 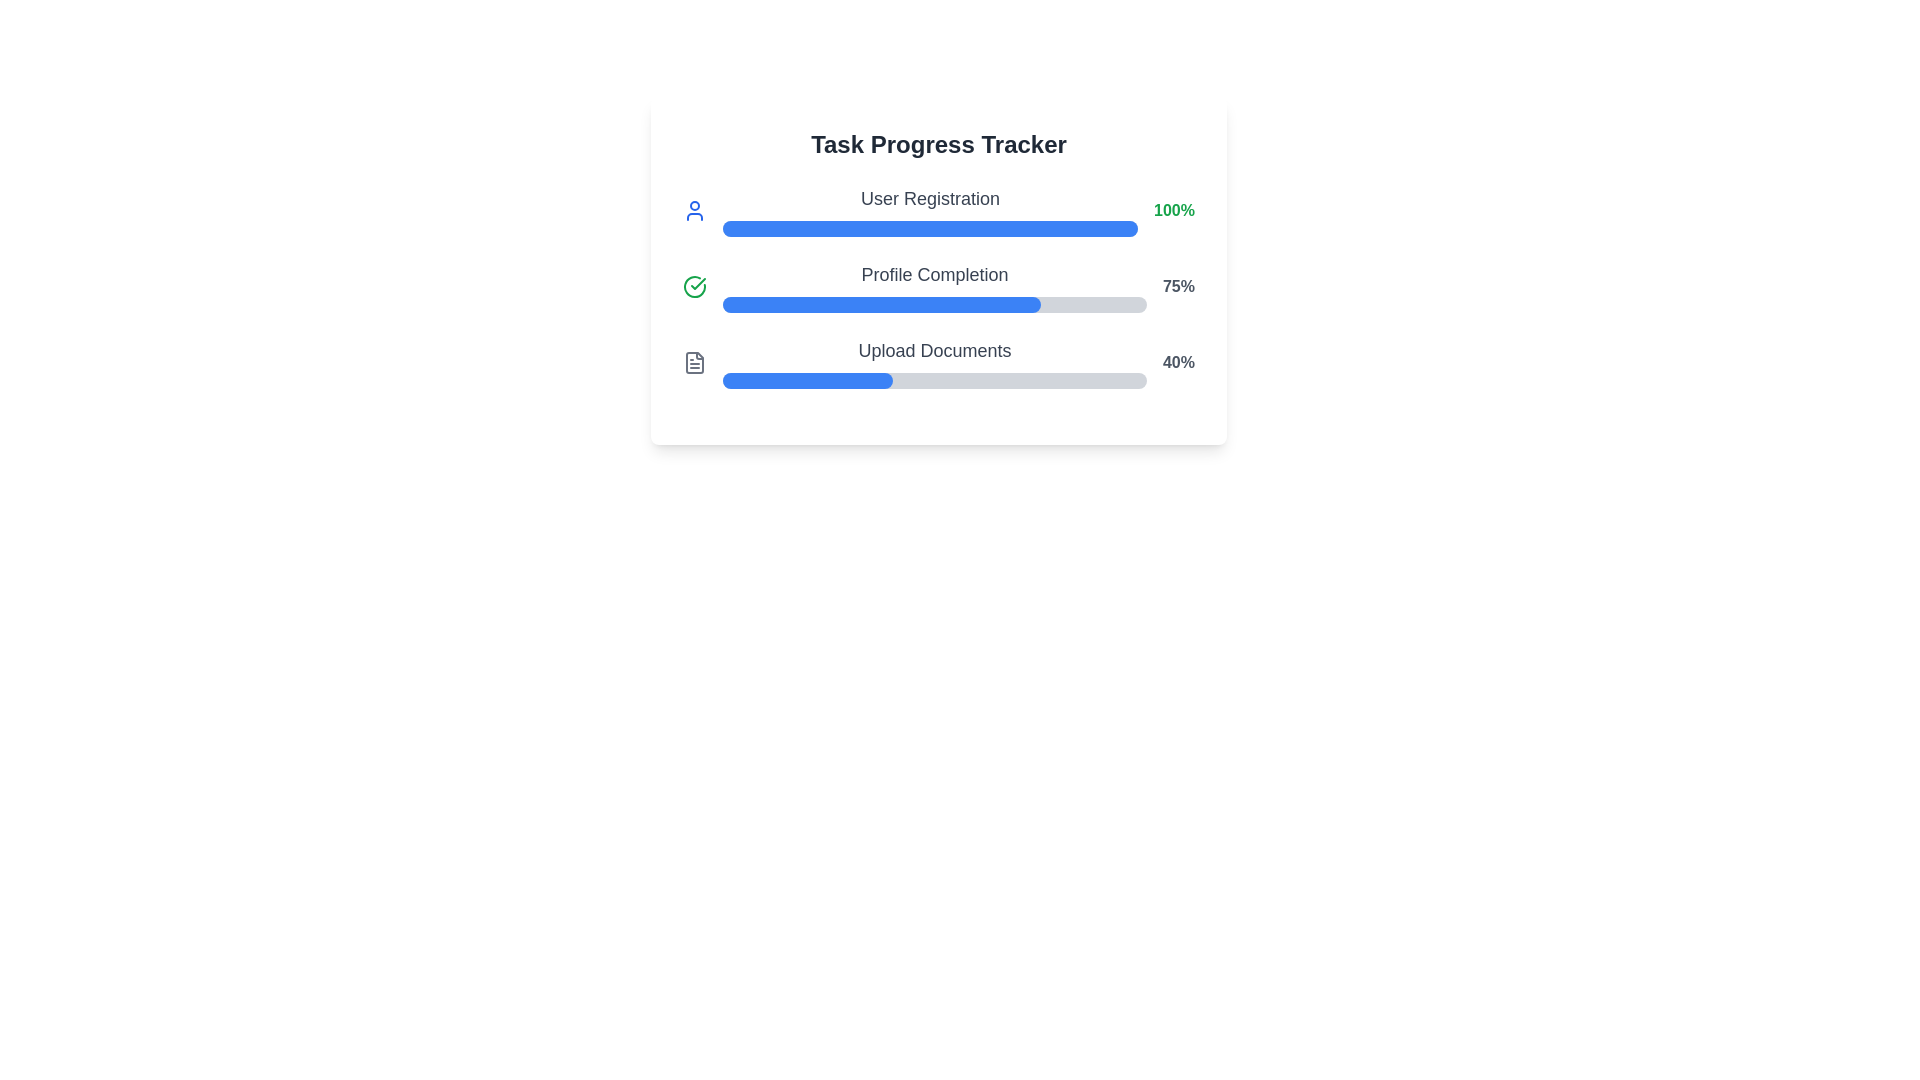 What do you see at coordinates (934, 350) in the screenshot?
I see `text labeled 'Upload Documents', which is the third label in a vertical progress-tracking interface, located below 'Profile Completion'` at bounding box center [934, 350].